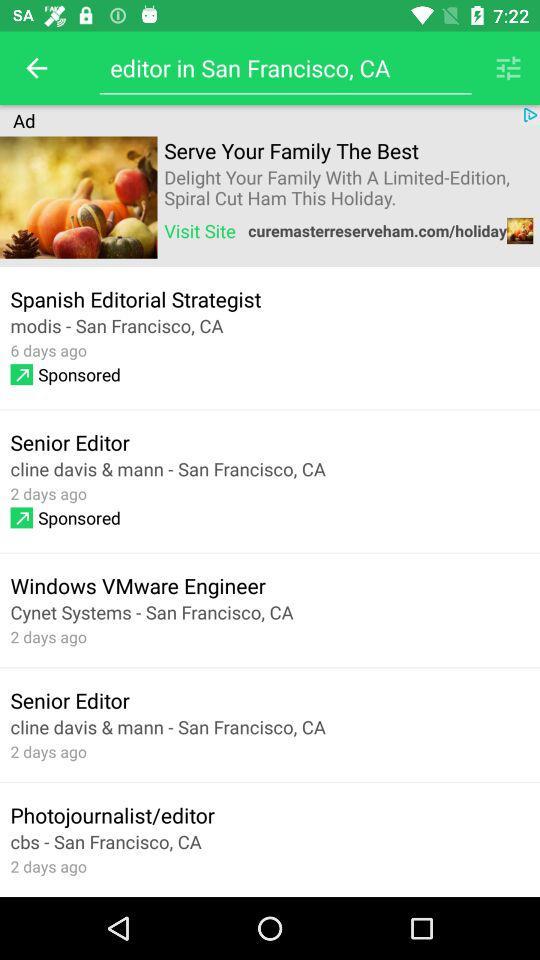 The width and height of the screenshot is (540, 960). What do you see at coordinates (284, 68) in the screenshot?
I see `editor in san` at bounding box center [284, 68].